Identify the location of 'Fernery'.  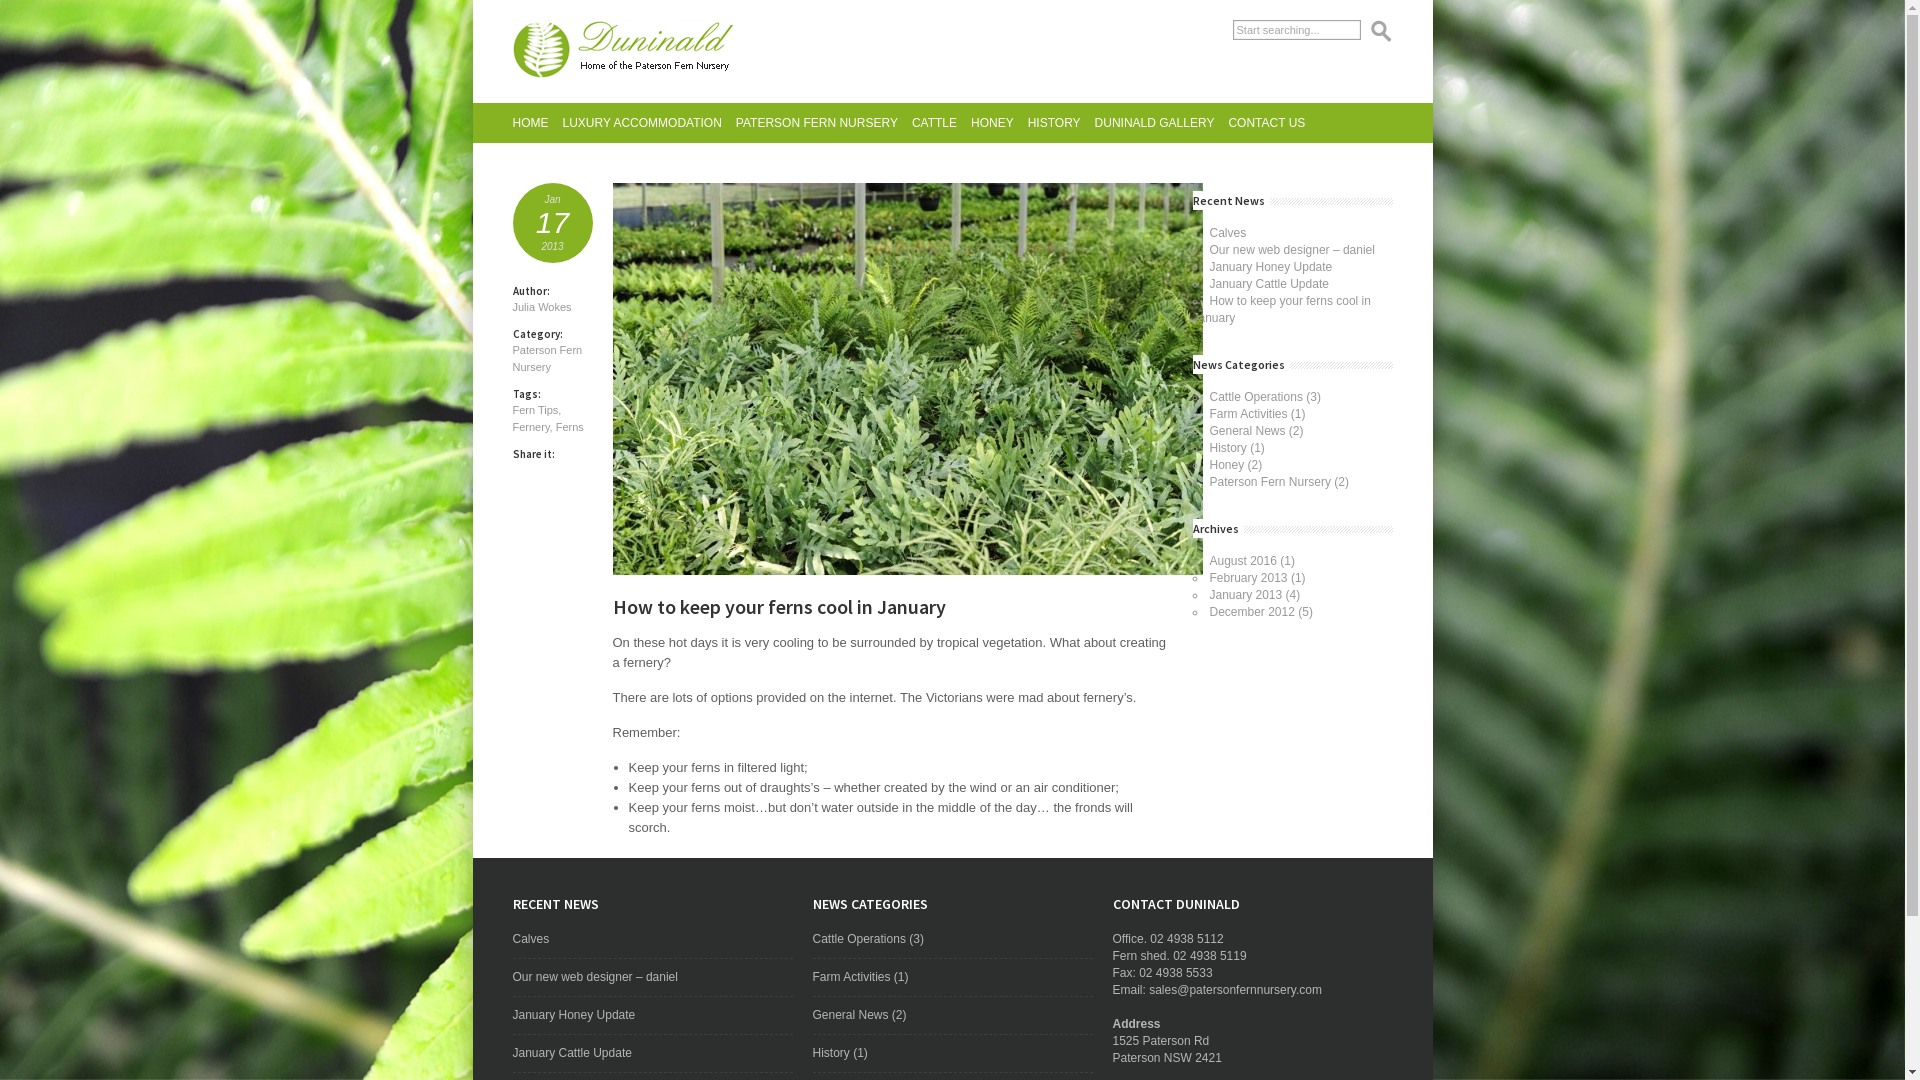
(530, 426).